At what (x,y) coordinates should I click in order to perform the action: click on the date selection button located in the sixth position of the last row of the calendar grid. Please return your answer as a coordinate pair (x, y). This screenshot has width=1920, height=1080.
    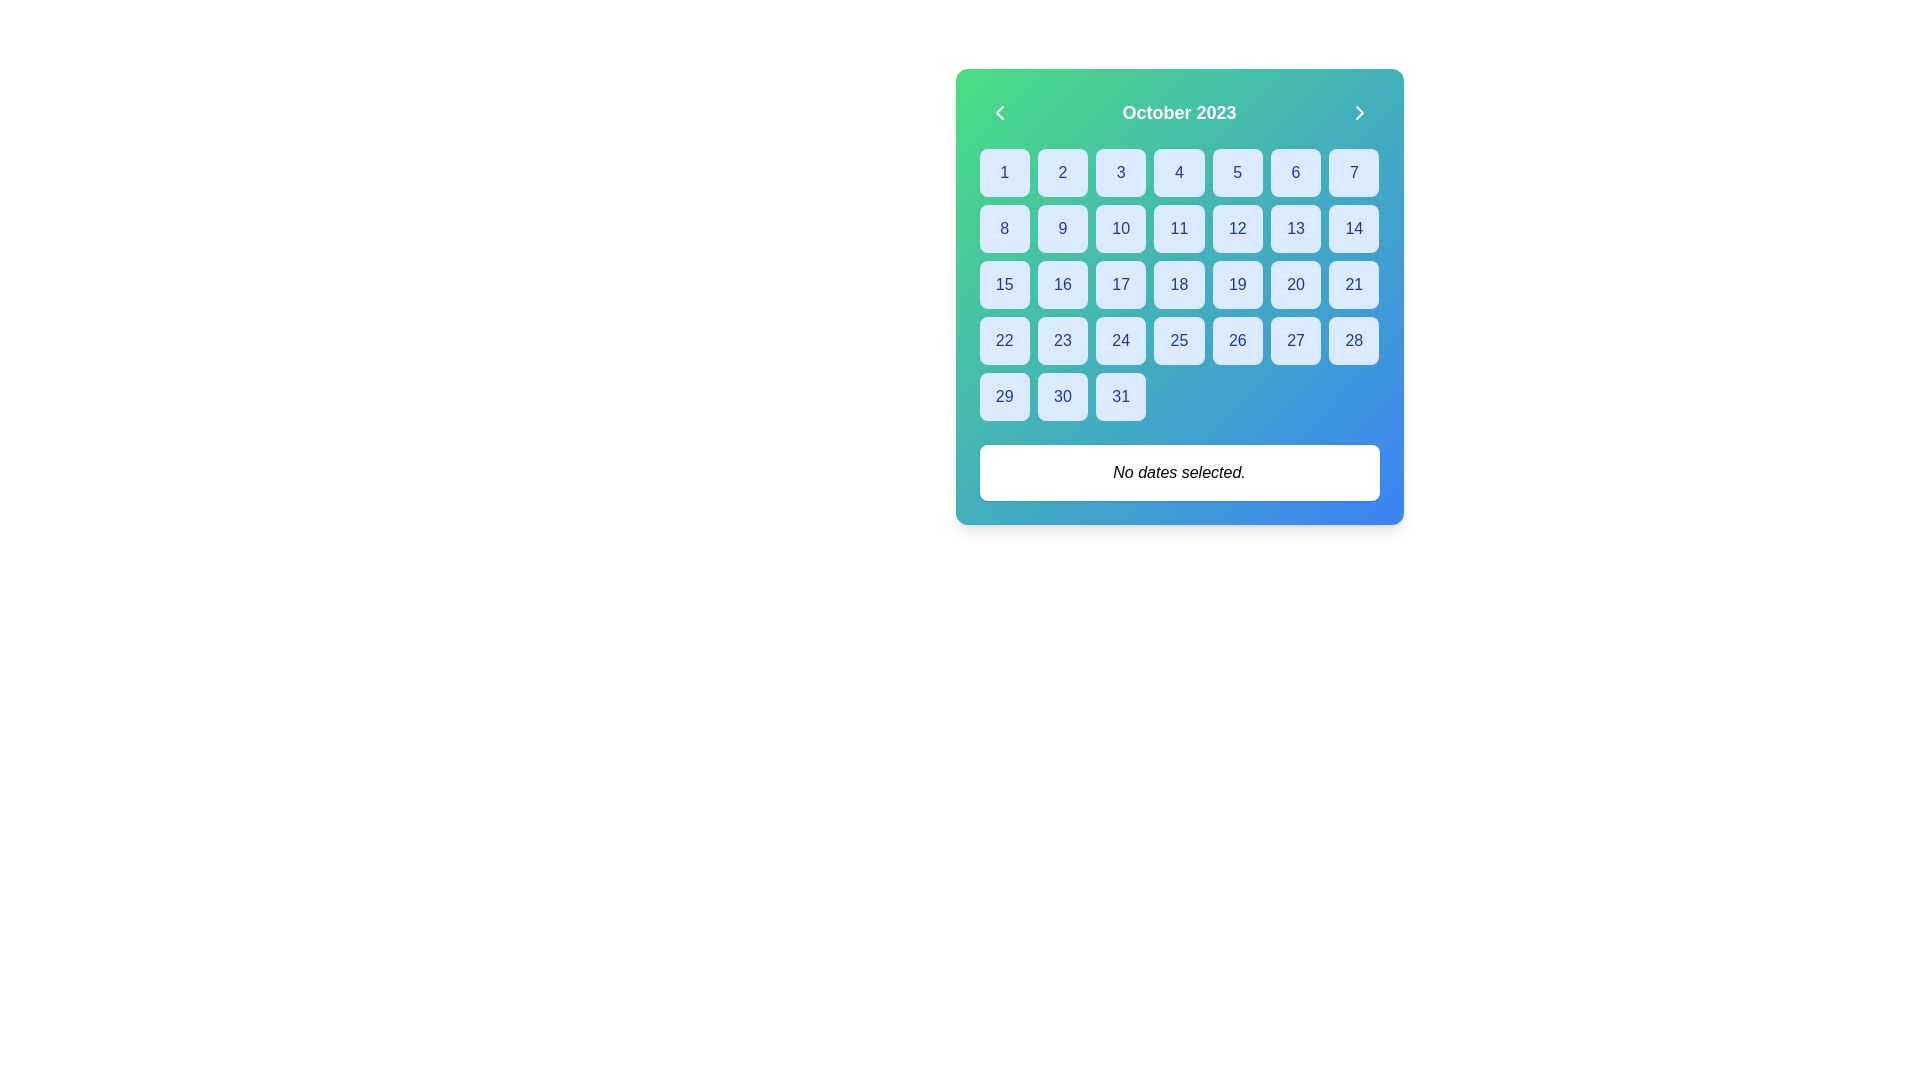
    Looking at the image, I should click on (1061, 397).